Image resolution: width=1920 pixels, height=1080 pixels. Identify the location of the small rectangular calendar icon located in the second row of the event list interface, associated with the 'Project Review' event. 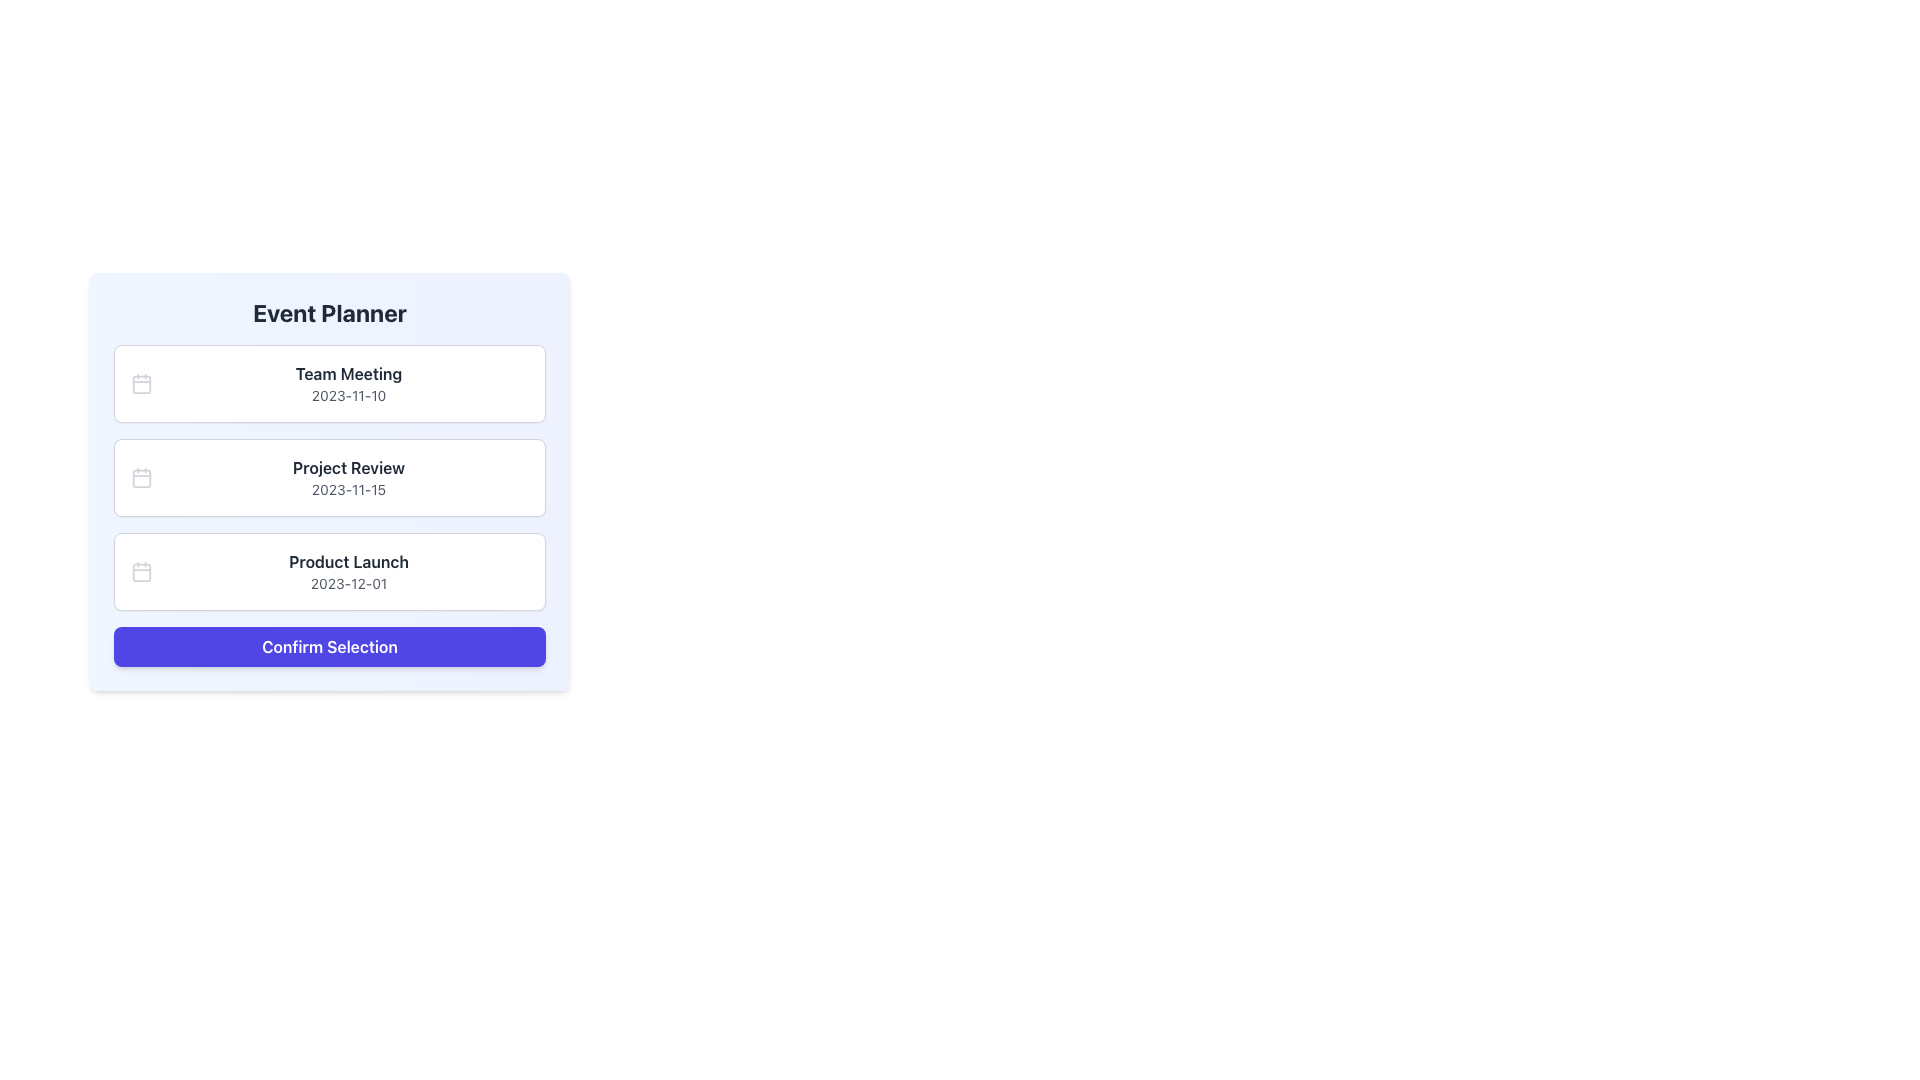
(141, 478).